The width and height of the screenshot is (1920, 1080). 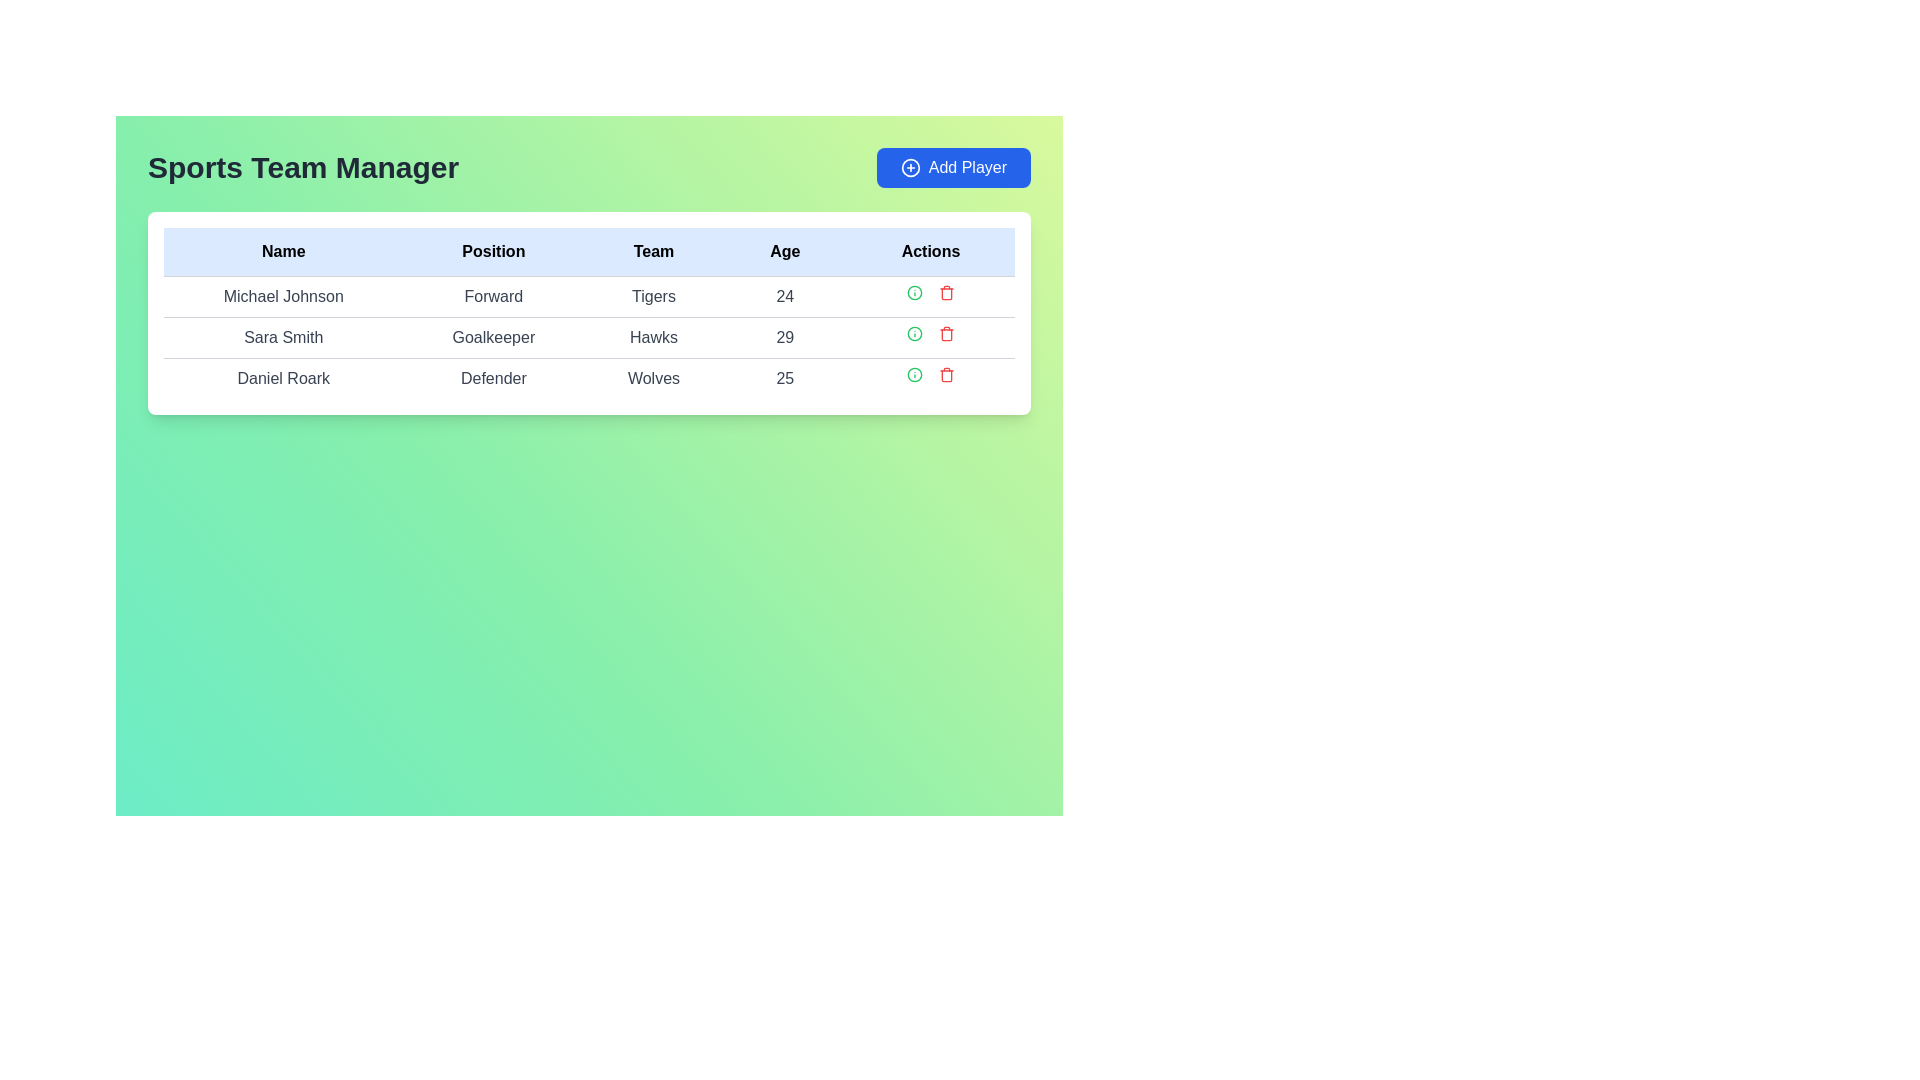 I want to click on the 'Age' column header in the table, so click(x=784, y=251).